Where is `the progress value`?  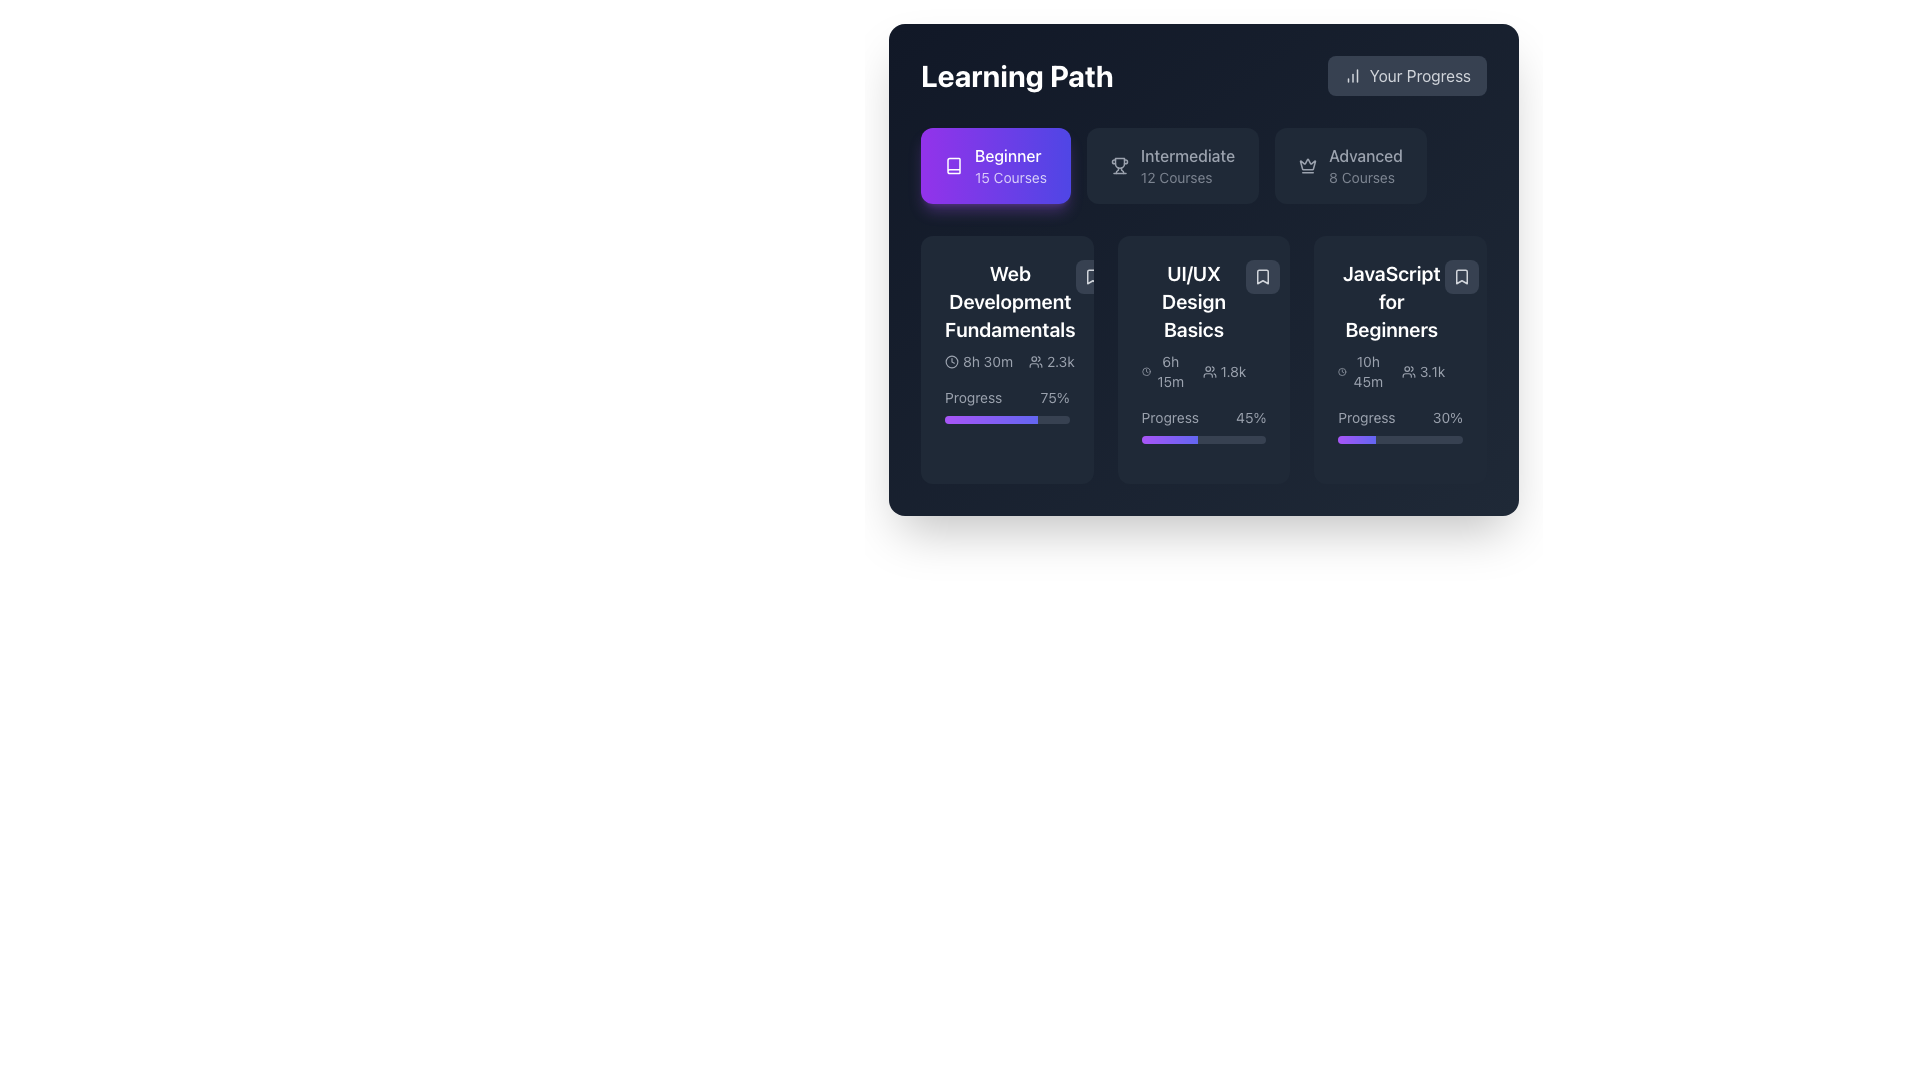
the progress value is located at coordinates (1379, 438).